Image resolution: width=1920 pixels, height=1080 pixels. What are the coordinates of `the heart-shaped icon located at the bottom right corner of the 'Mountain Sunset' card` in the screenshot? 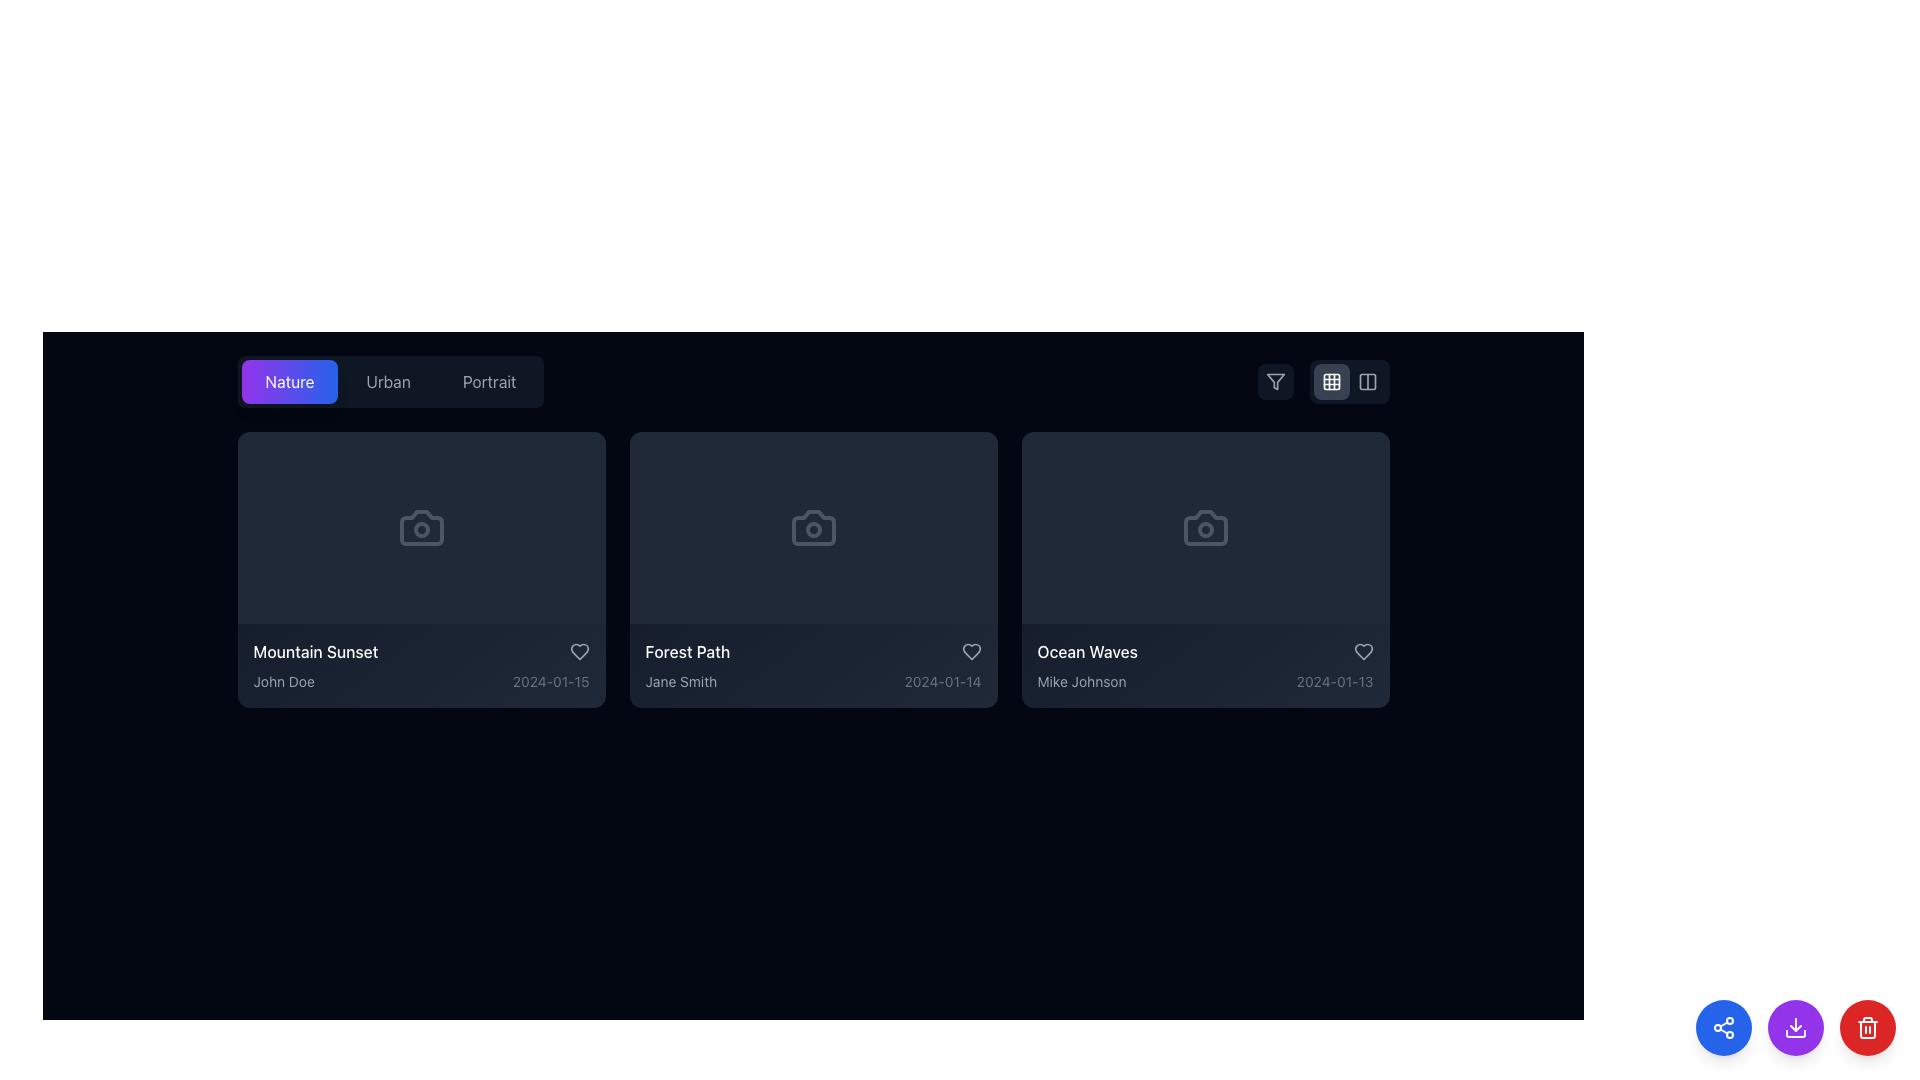 It's located at (578, 651).